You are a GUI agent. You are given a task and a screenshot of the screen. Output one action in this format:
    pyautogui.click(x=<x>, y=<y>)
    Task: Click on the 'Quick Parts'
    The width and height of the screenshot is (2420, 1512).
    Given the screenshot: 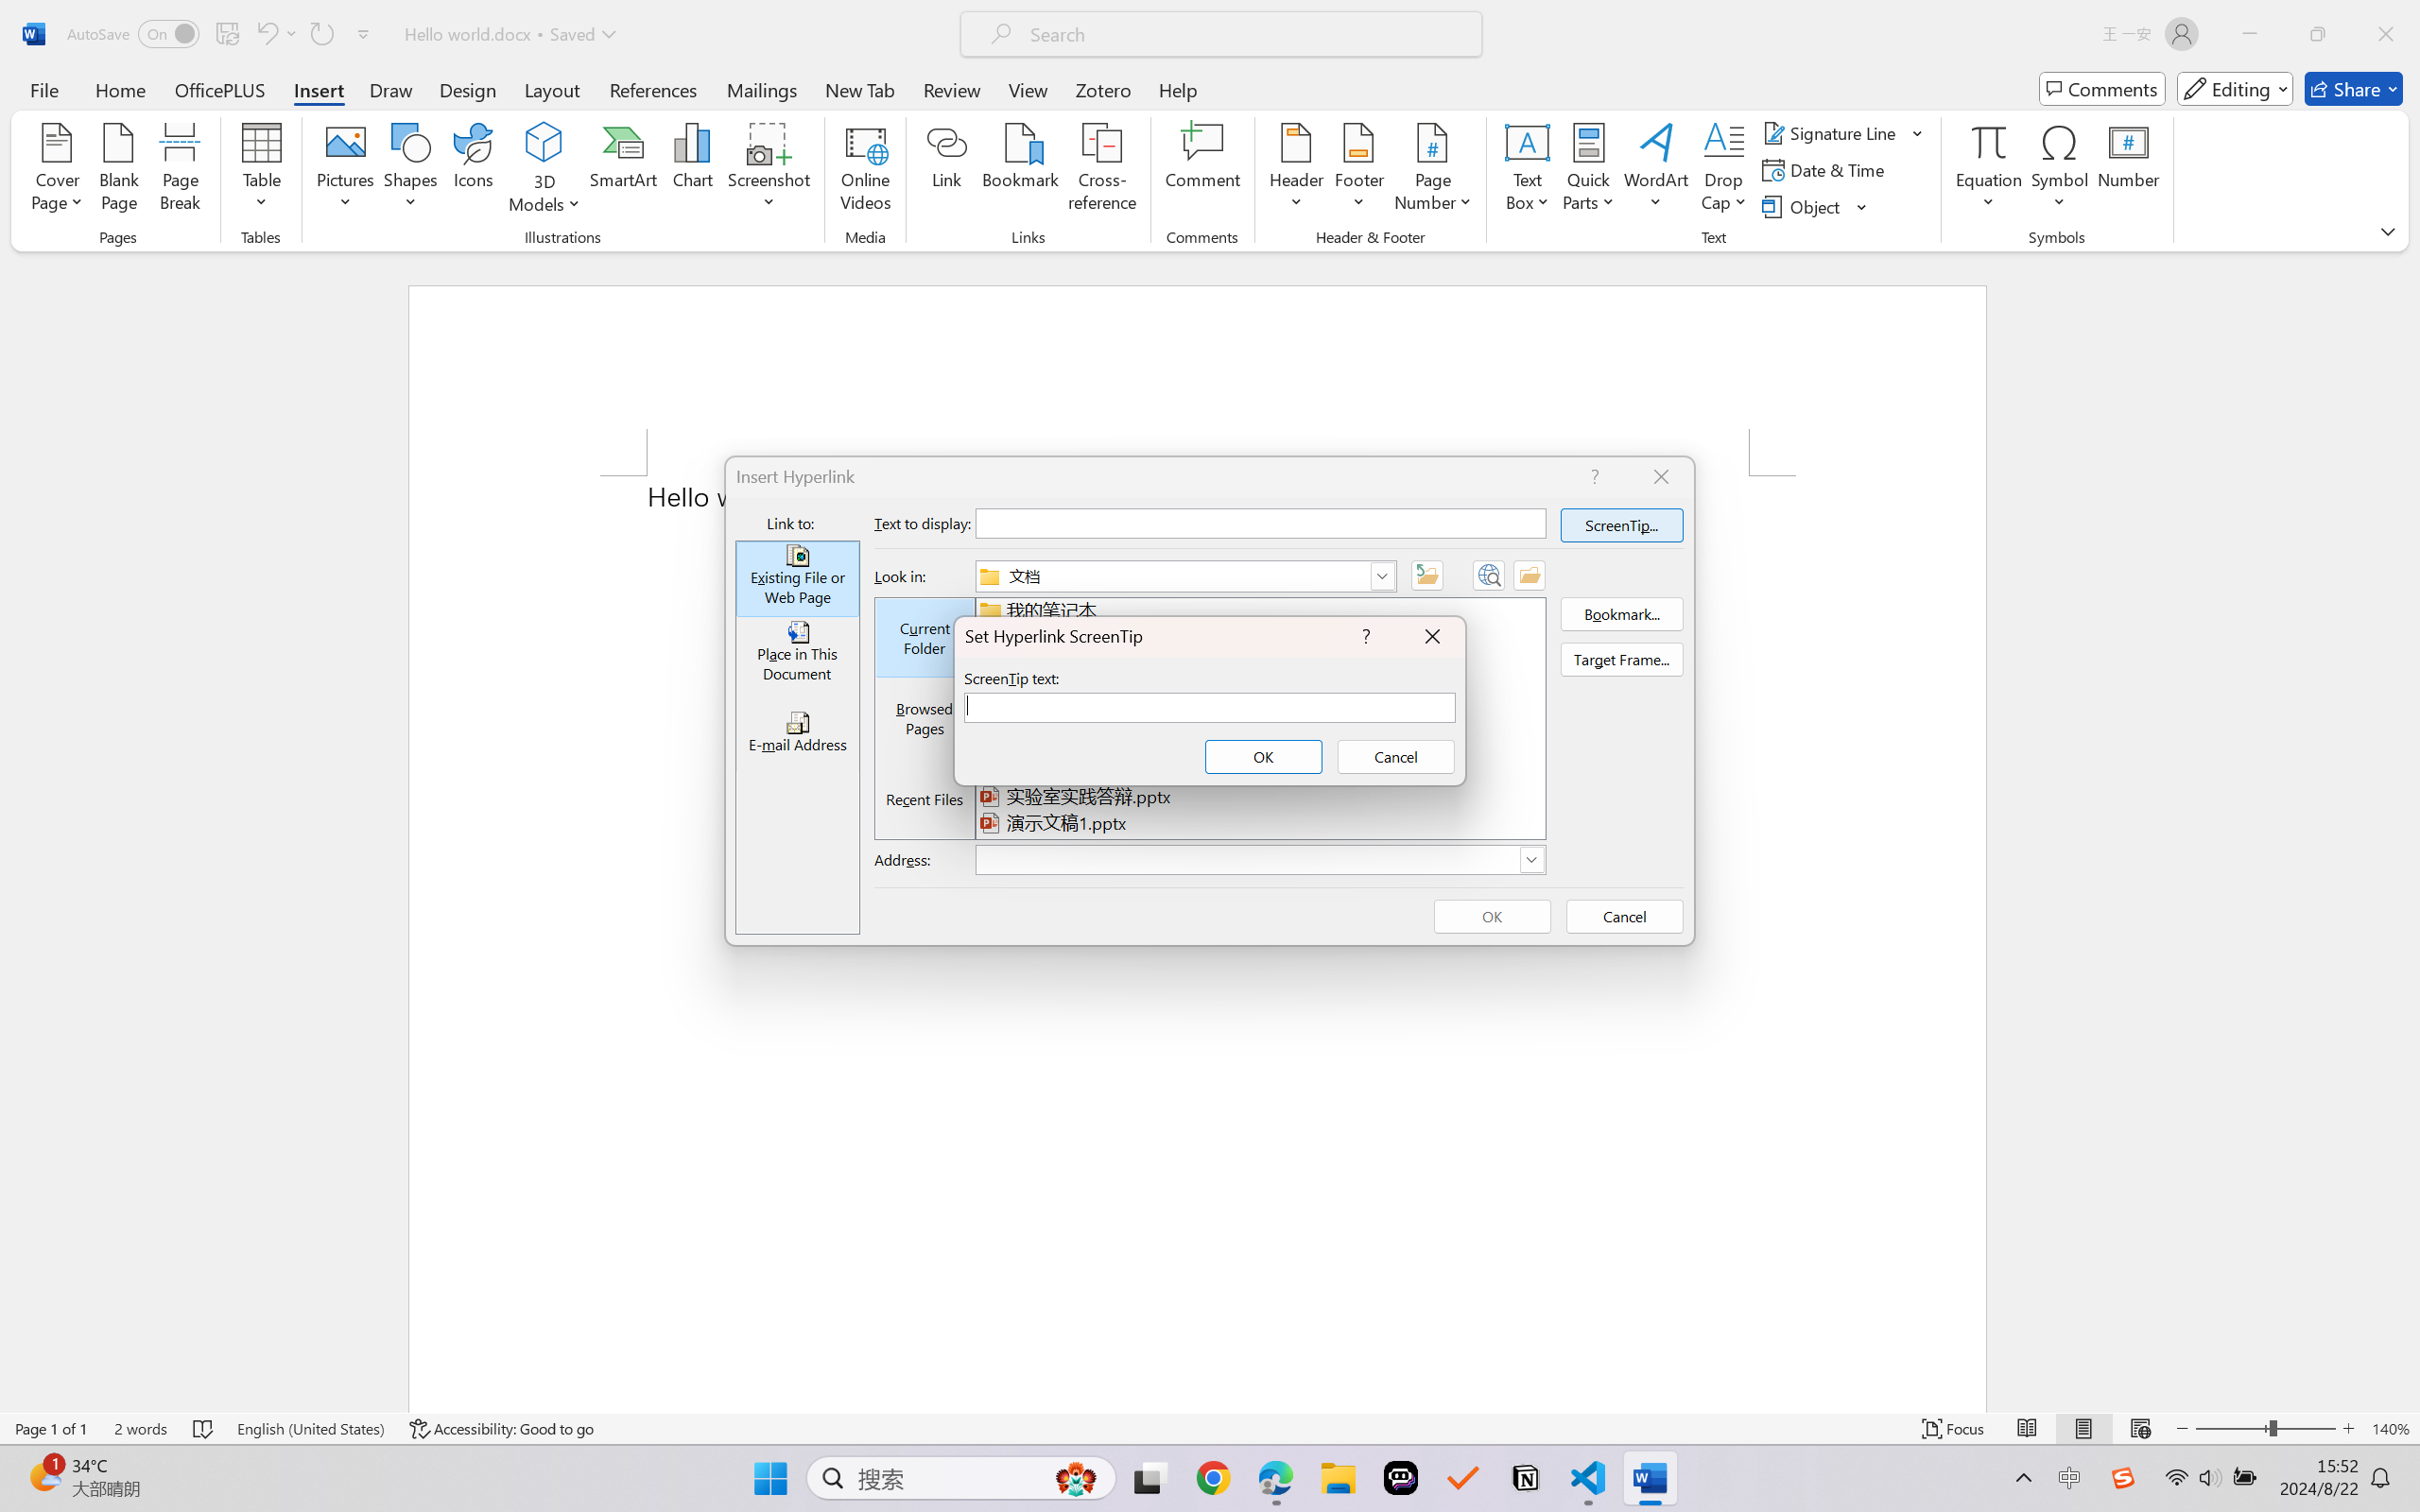 What is the action you would take?
    pyautogui.click(x=1589, y=170)
    